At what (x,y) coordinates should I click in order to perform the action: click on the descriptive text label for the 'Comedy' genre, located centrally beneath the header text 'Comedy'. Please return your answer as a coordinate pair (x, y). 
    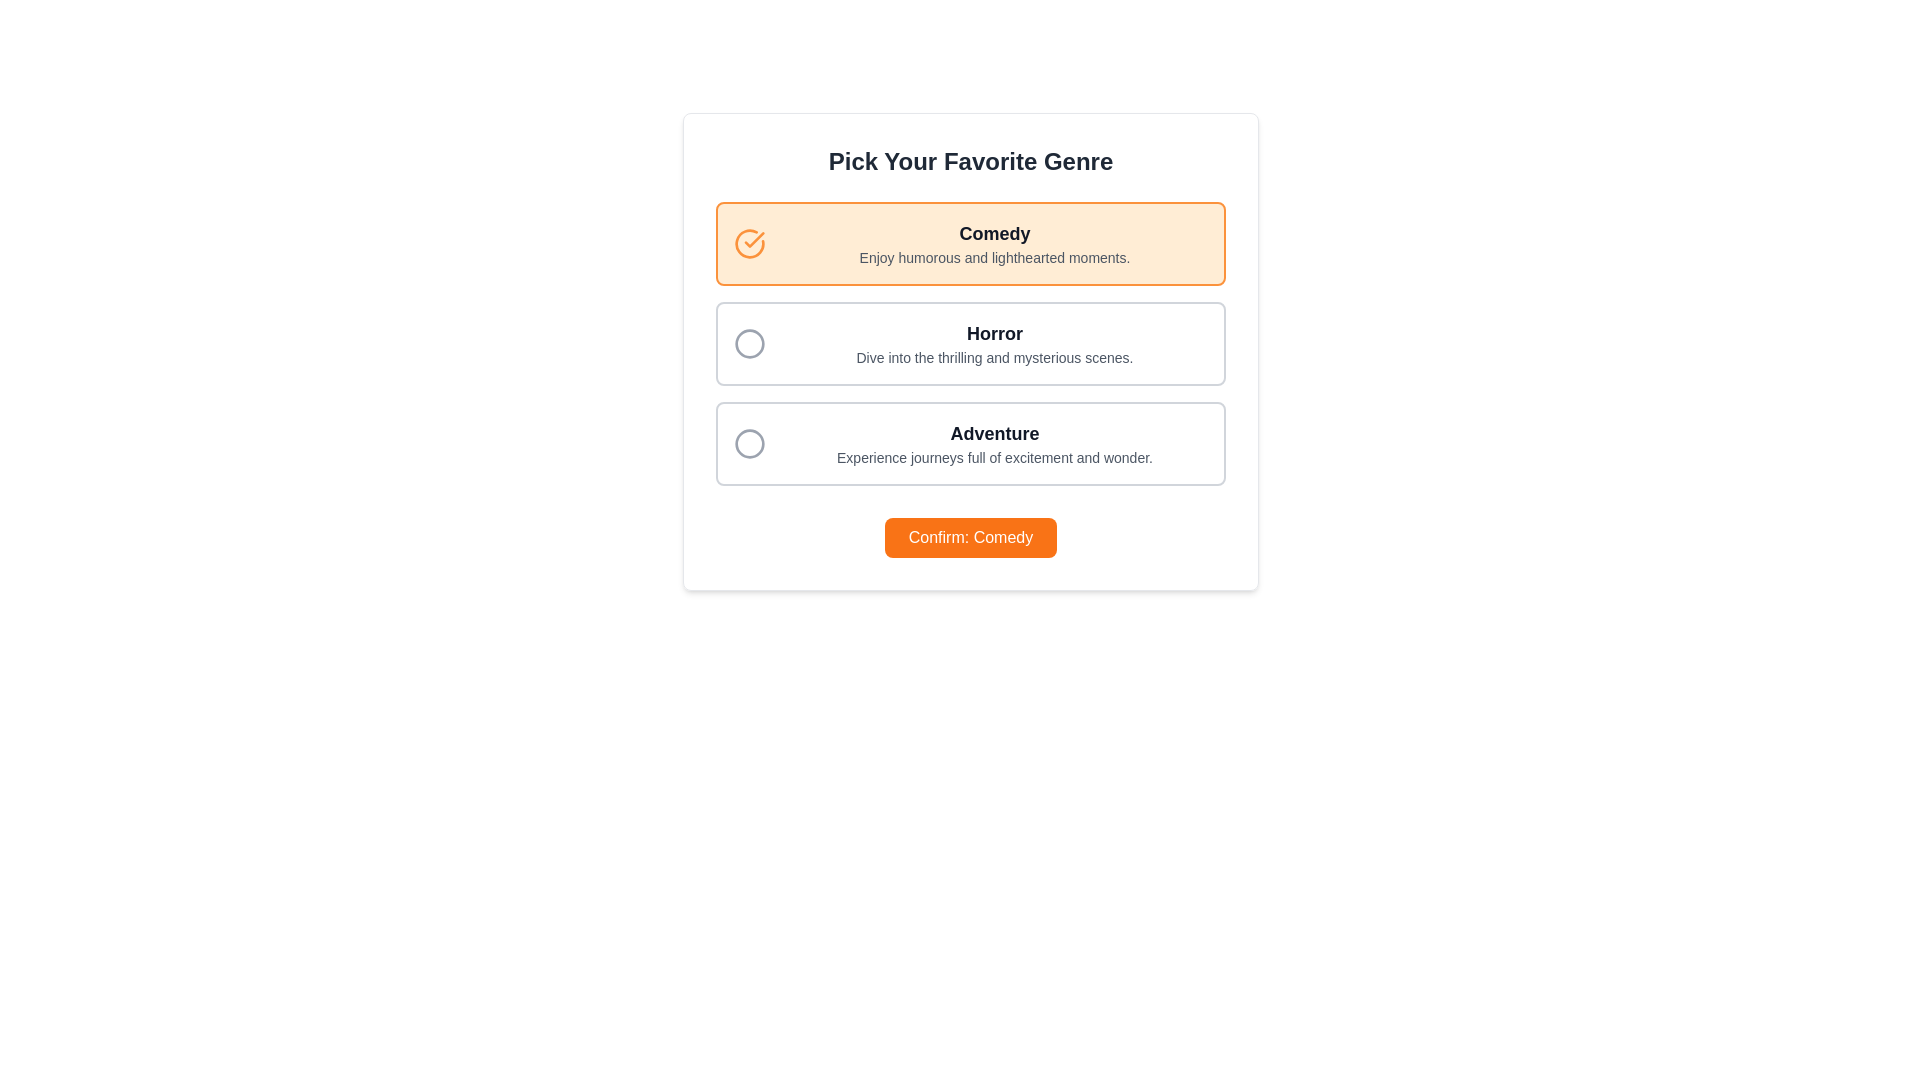
    Looking at the image, I should click on (994, 257).